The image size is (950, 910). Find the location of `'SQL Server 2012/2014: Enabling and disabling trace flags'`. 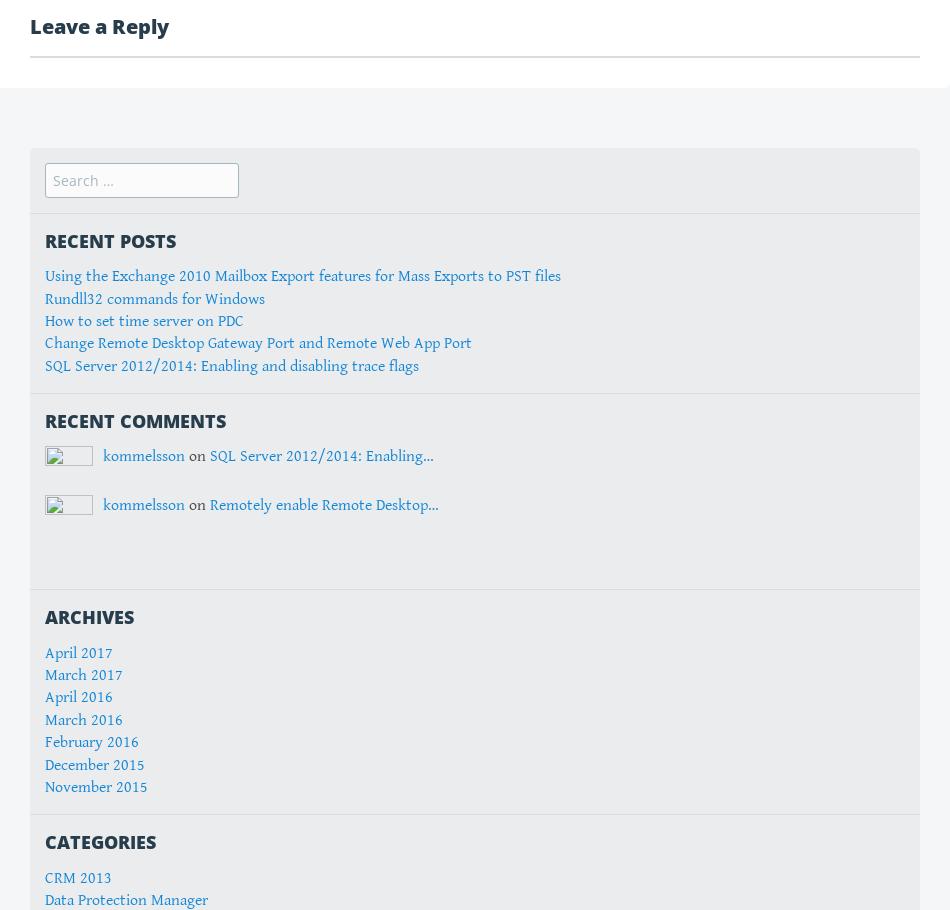

'SQL Server 2012/2014: Enabling and disabling trace flags' is located at coordinates (231, 365).